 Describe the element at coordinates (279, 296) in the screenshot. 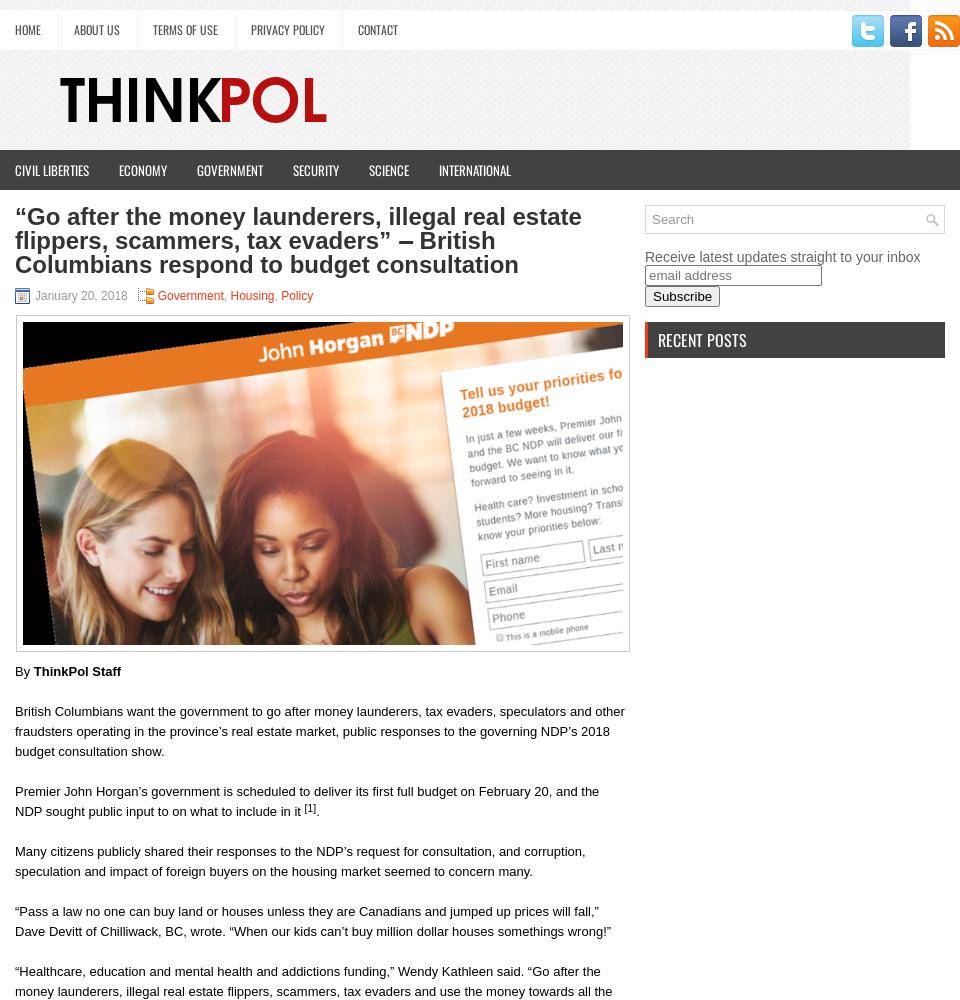

I see `'Policy'` at that location.